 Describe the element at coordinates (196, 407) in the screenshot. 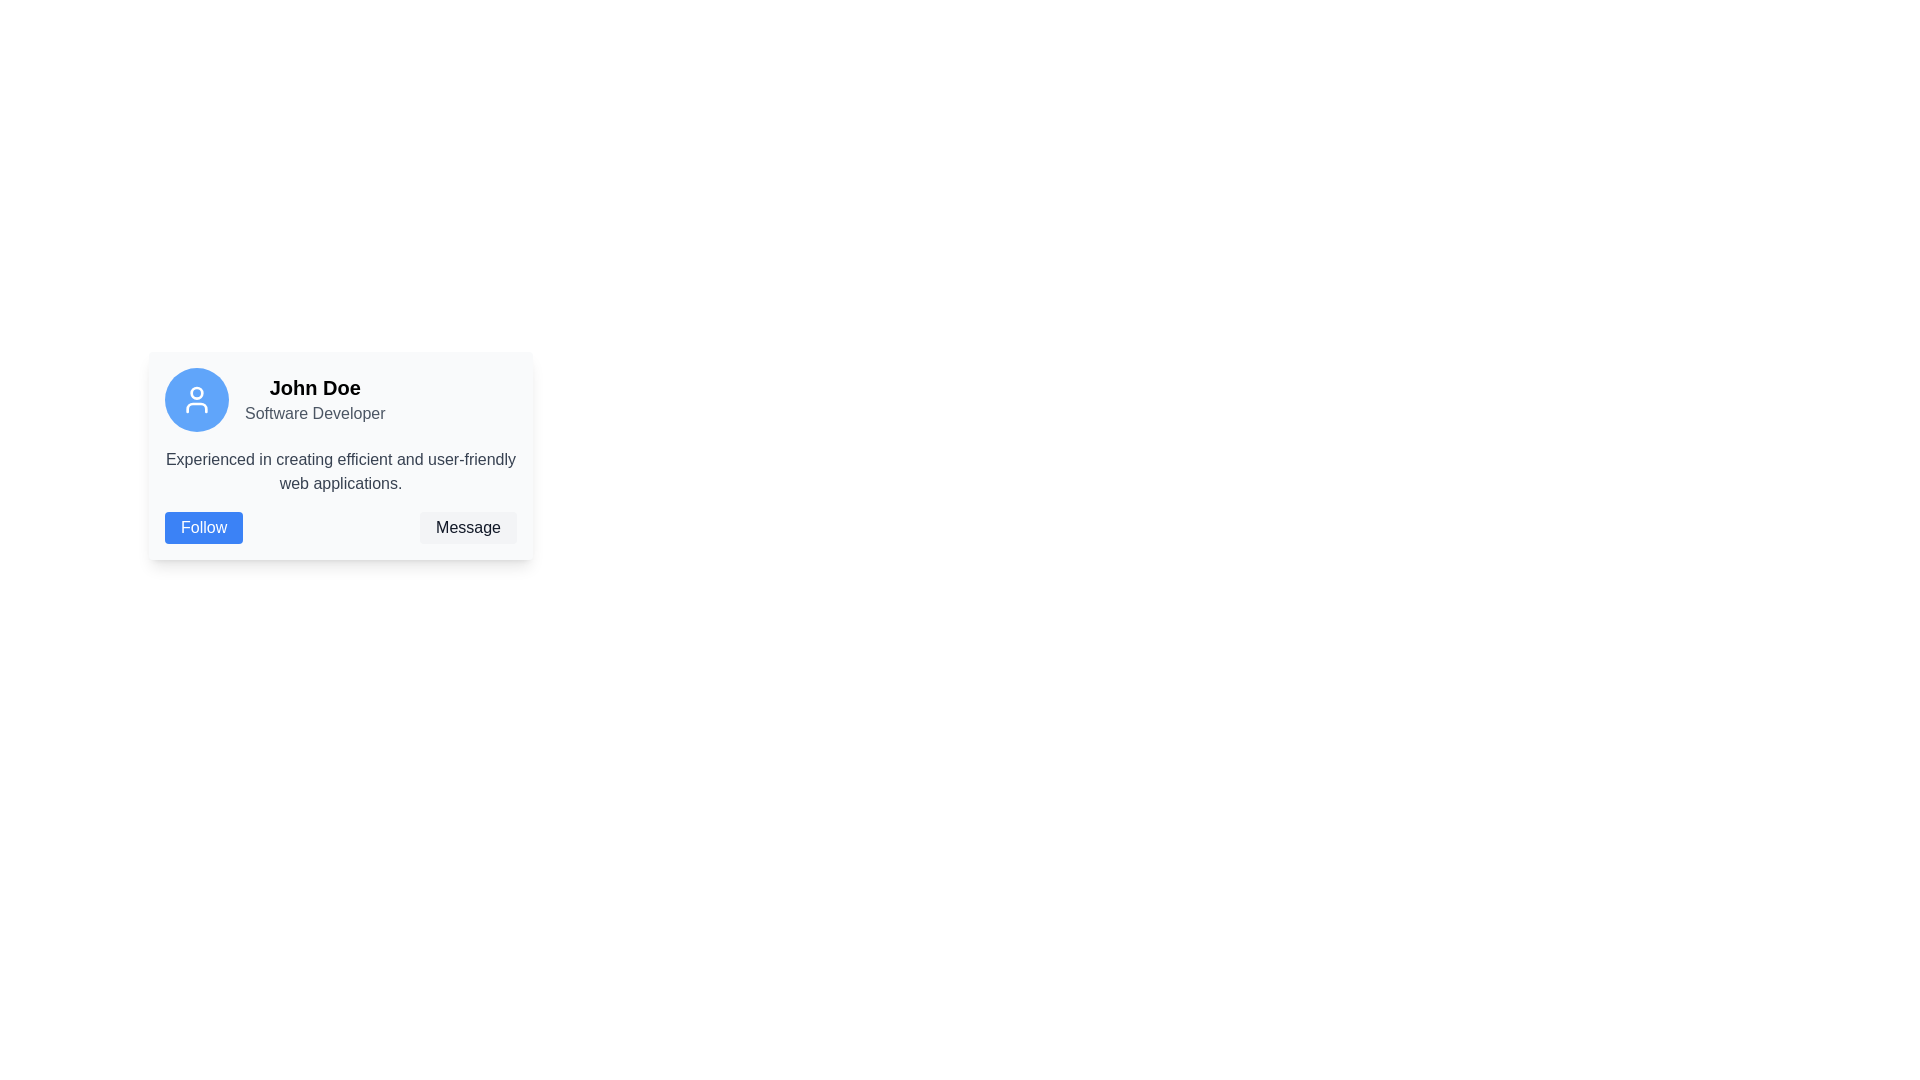

I see `the lower part of the humanoid icon, which is a curved geometric feature resembling a hollow arc, positioned within a blue circular background to the left of the text 'John Doe' and the designation 'Software Developer'` at that location.